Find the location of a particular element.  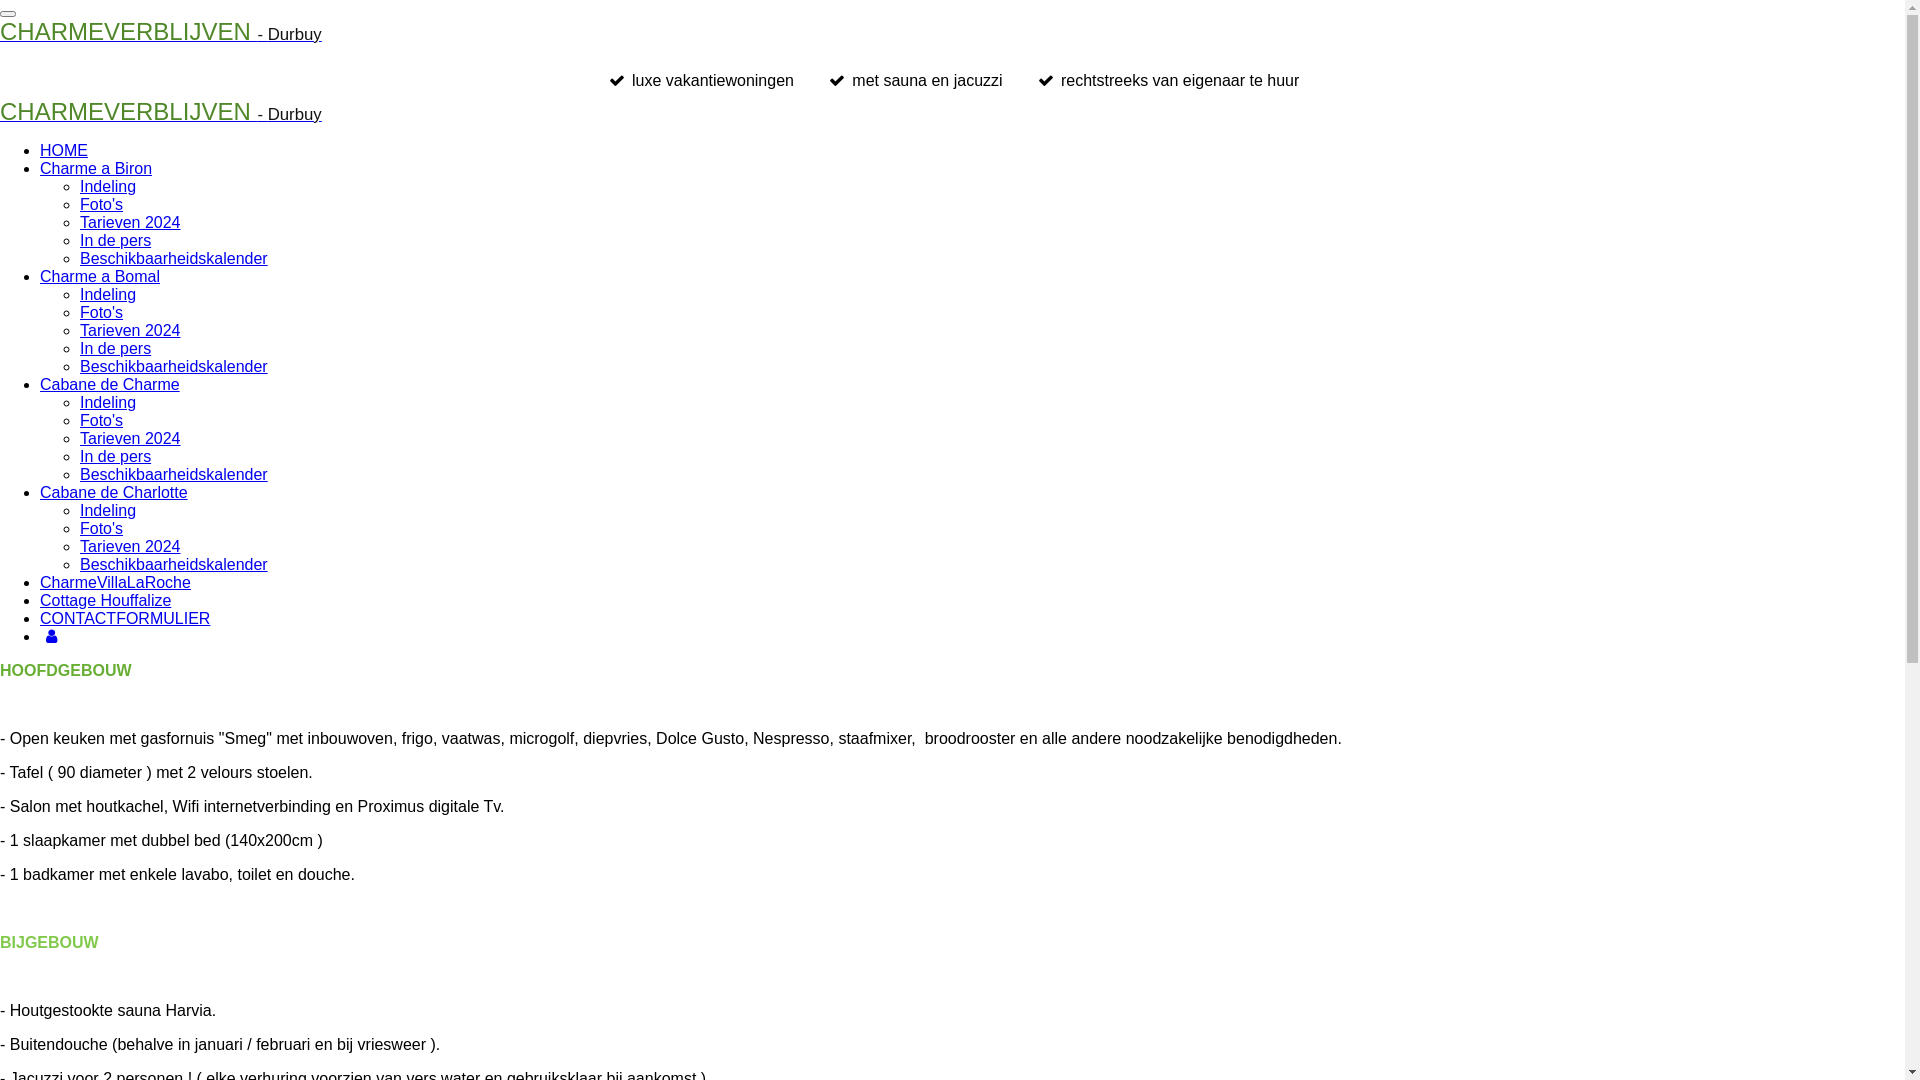

'In de pers' is located at coordinates (114, 456).